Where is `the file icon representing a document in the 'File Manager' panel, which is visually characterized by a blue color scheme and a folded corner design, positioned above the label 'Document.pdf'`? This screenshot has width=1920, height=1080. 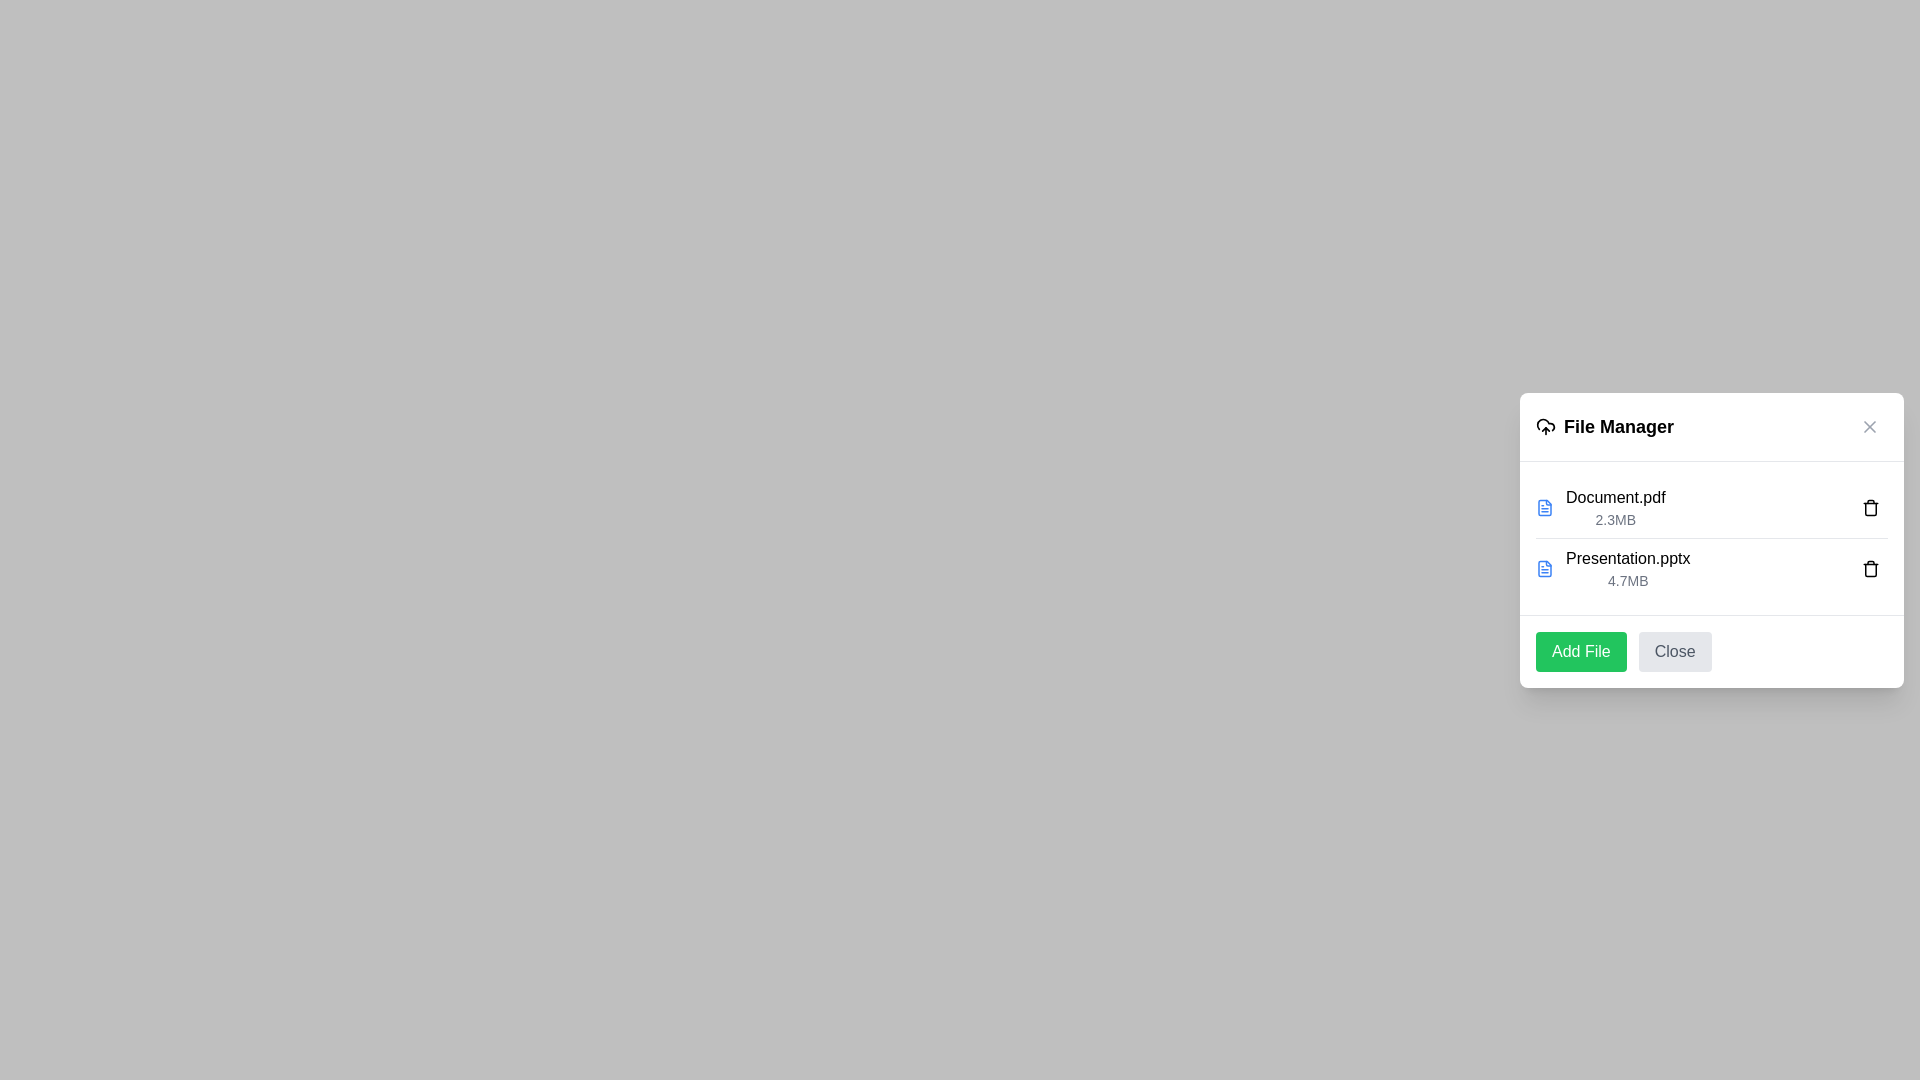 the file icon representing a document in the 'File Manager' panel, which is visually characterized by a blue color scheme and a folded corner design, positioned above the label 'Document.pdf' is located at coordinates (1544, 506).